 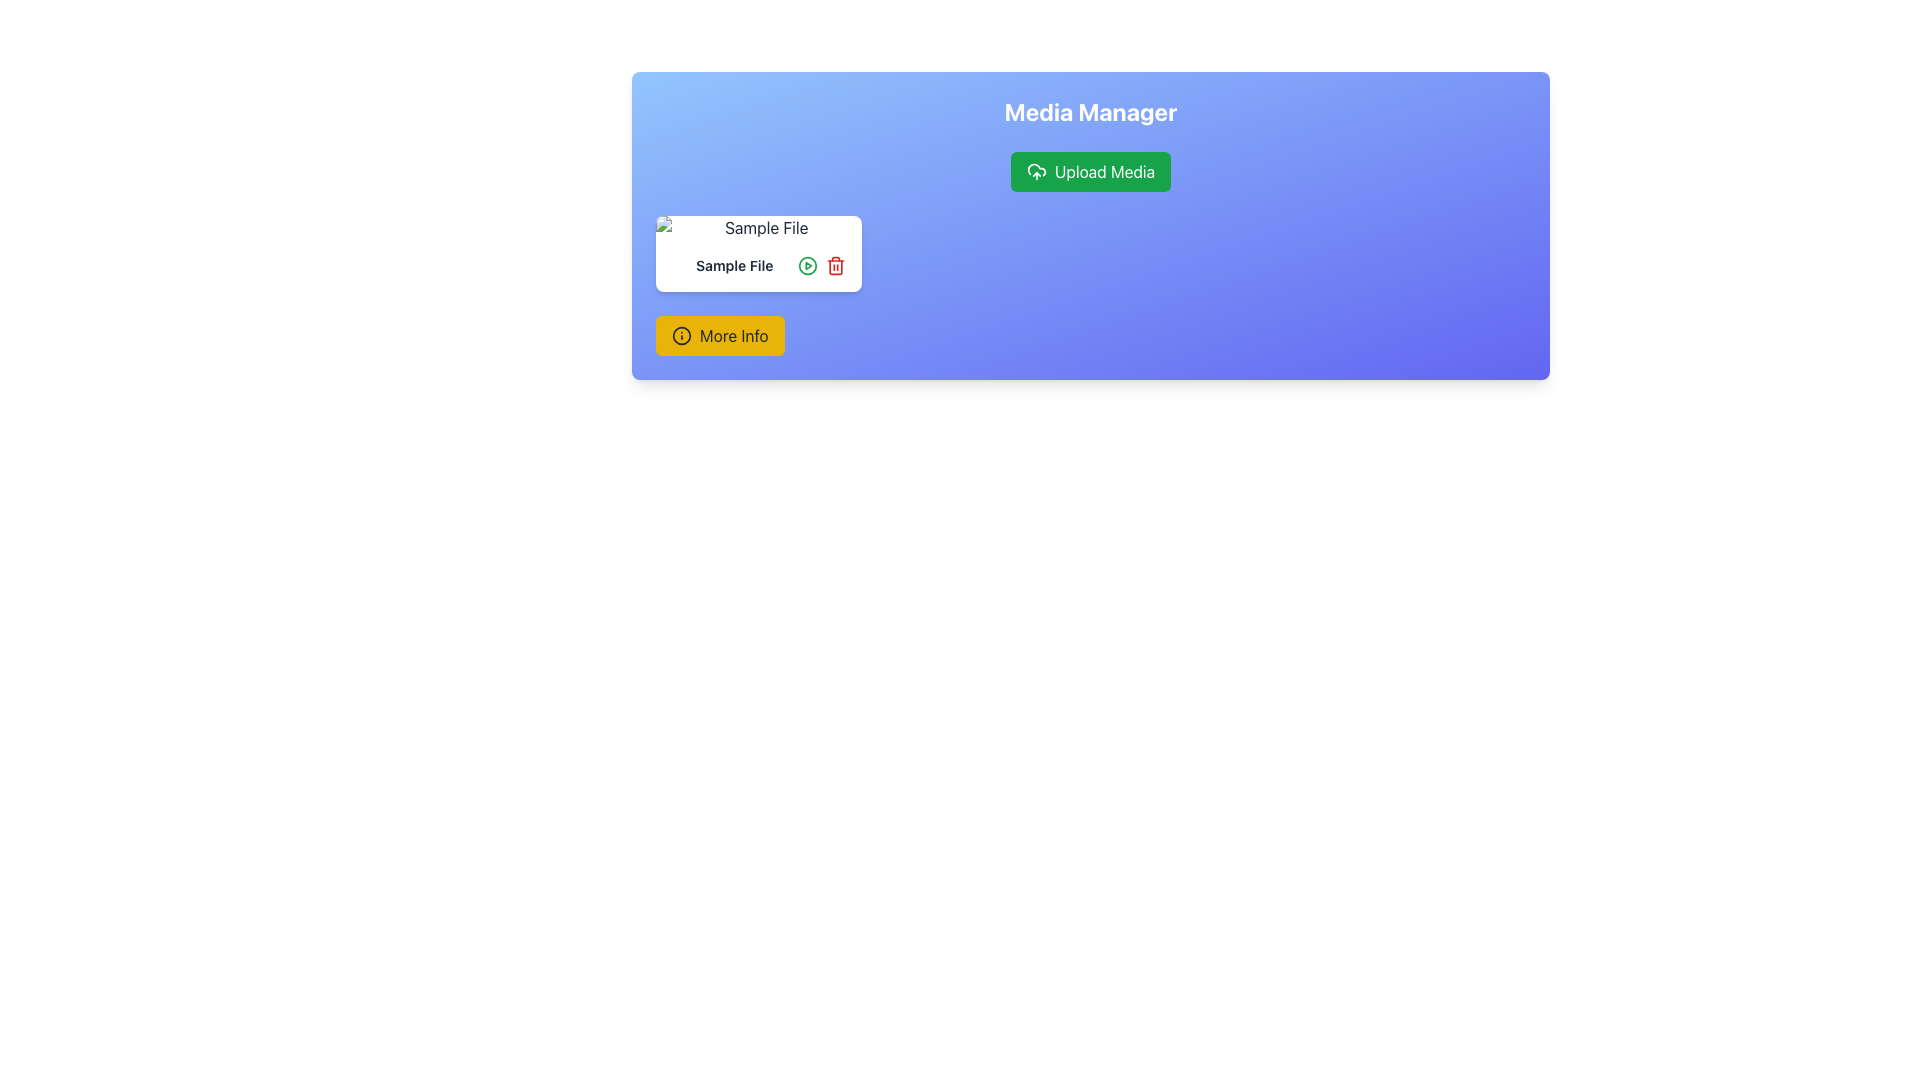 What do you see at coordinates (807, 265) in the screenshot?
I see `the outer circular outline of the SVG Circle located at the center of the play icon structure within the file item component` at bounding box center [807, 265].